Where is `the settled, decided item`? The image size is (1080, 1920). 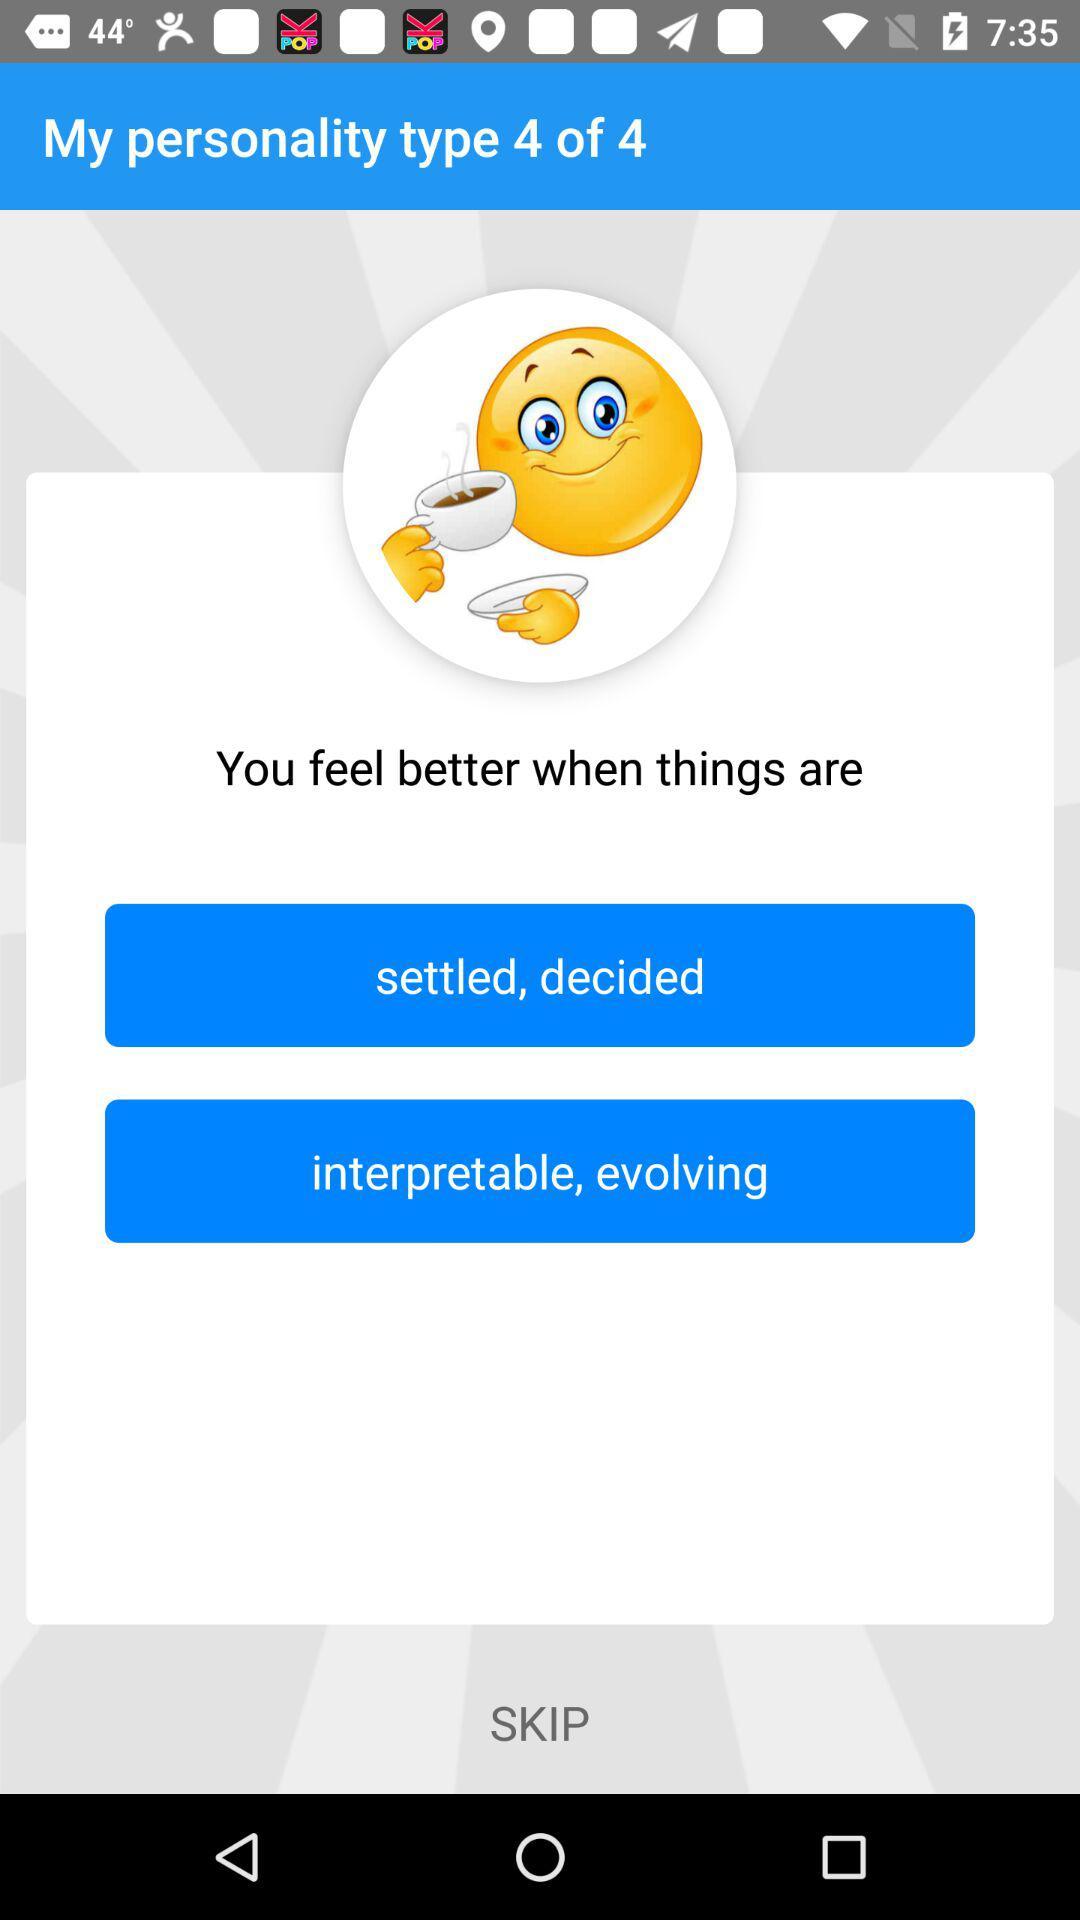 the settled, decided item is located at coordinates (540, 975).